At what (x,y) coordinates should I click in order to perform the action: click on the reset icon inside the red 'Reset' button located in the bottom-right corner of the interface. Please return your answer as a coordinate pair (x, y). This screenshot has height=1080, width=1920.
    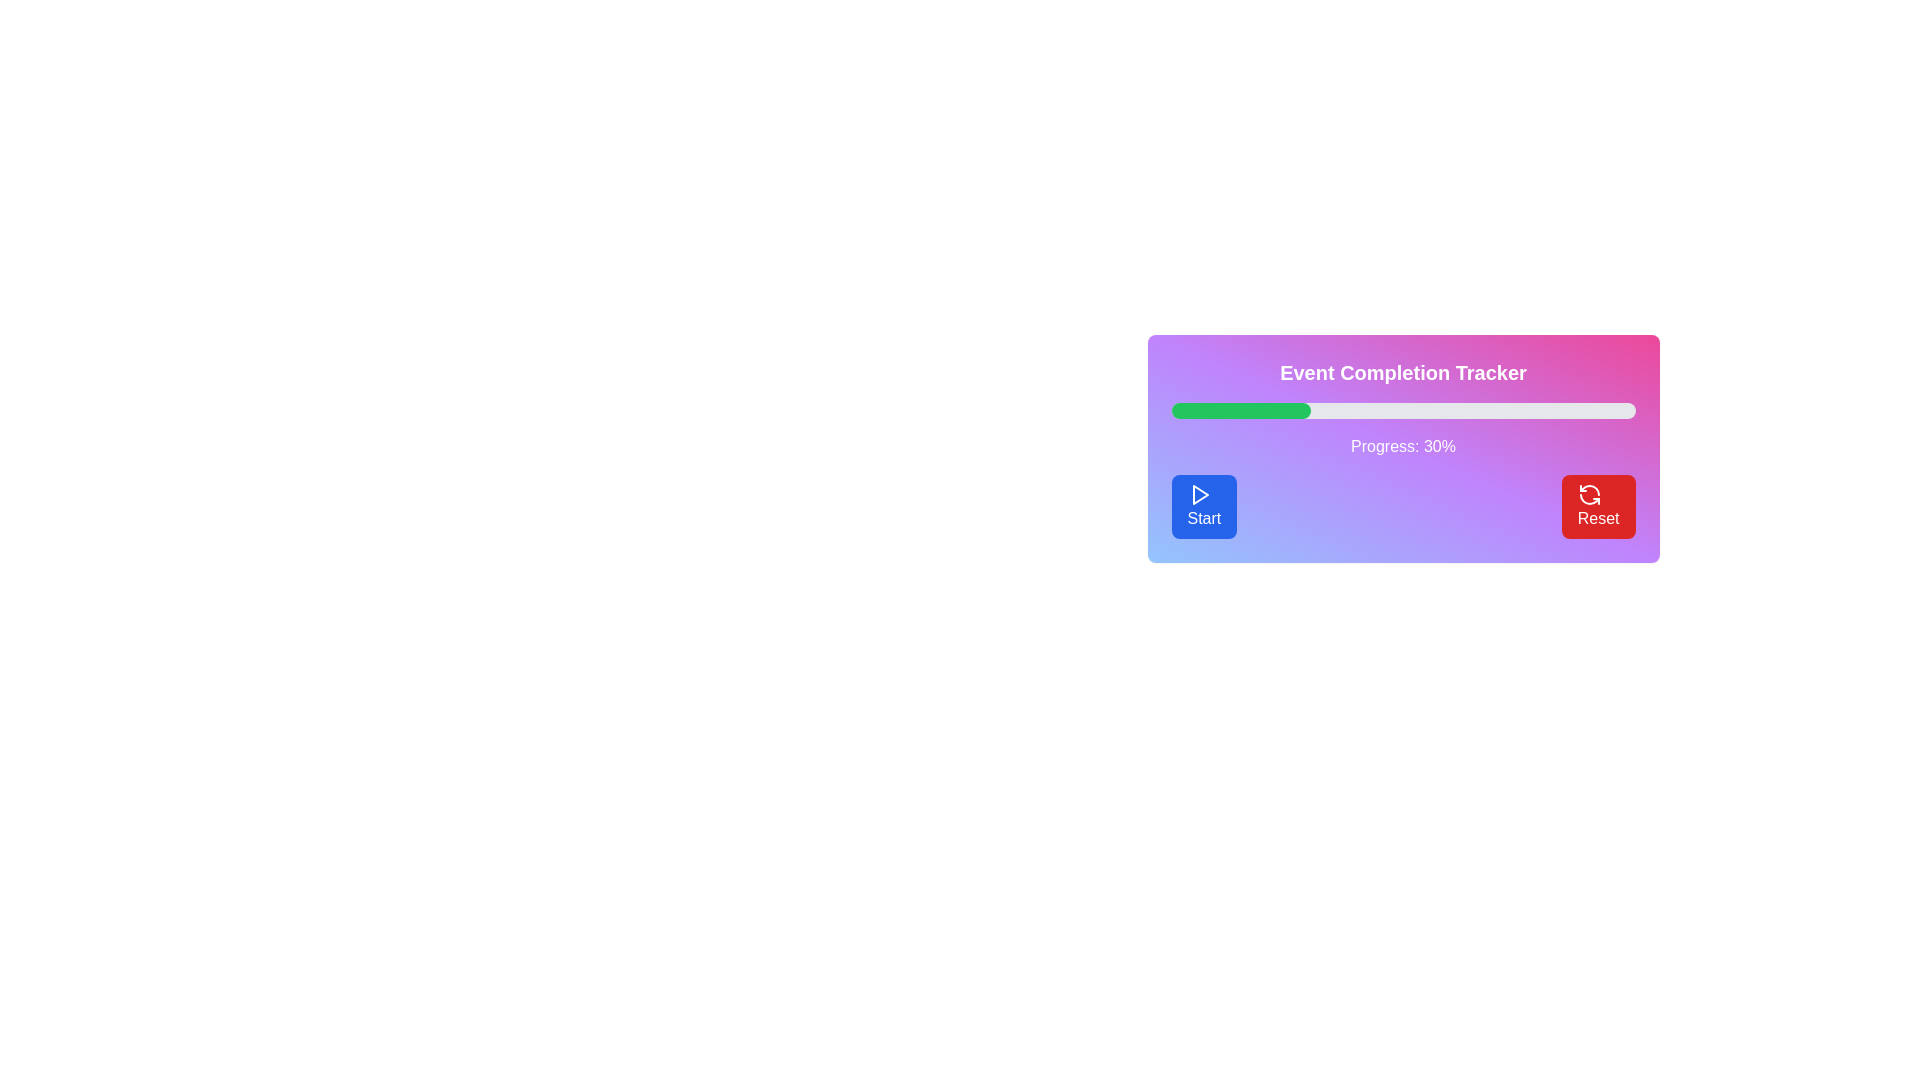
    Looking at the image, I should click on (1588, 494).